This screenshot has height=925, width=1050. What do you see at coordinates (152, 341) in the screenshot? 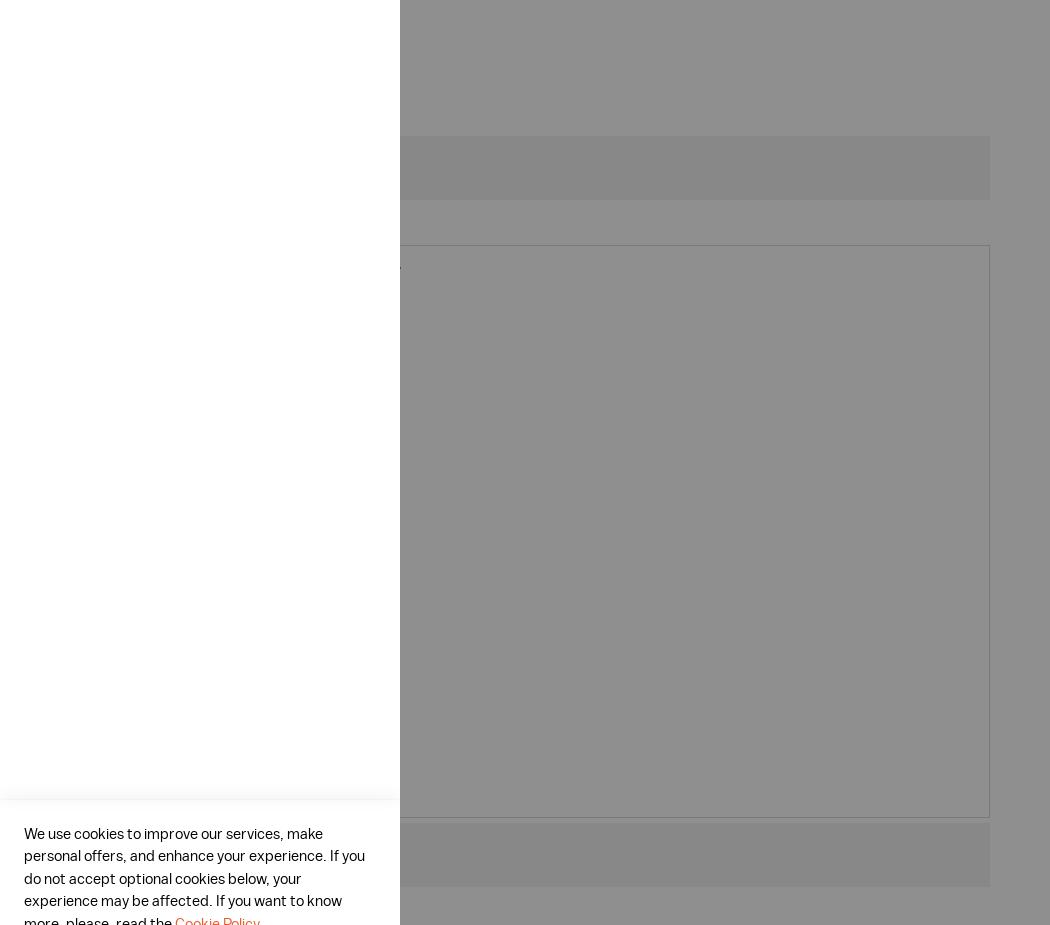
I see `'Easily cleaned'` at bounding box center [152, 341].